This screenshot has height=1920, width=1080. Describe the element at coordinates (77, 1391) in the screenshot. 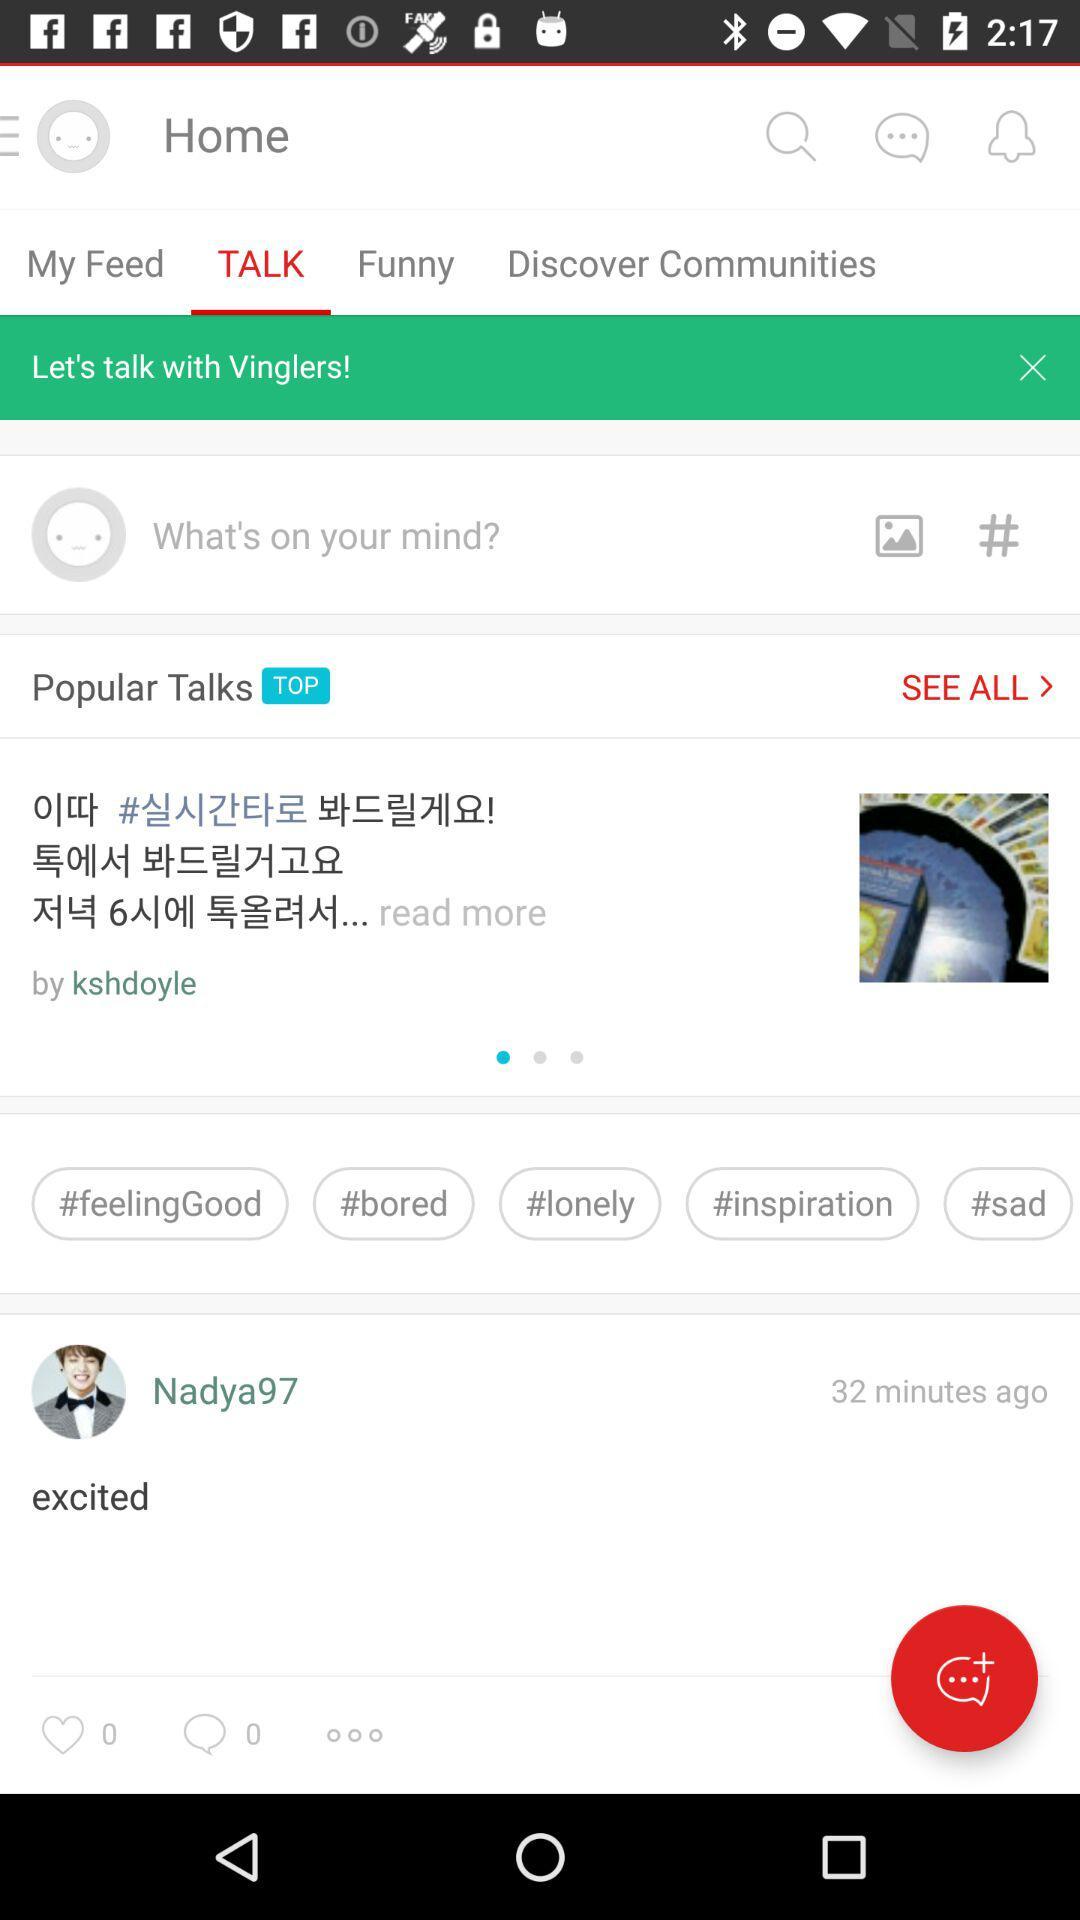

I see `profile picture` at that location.